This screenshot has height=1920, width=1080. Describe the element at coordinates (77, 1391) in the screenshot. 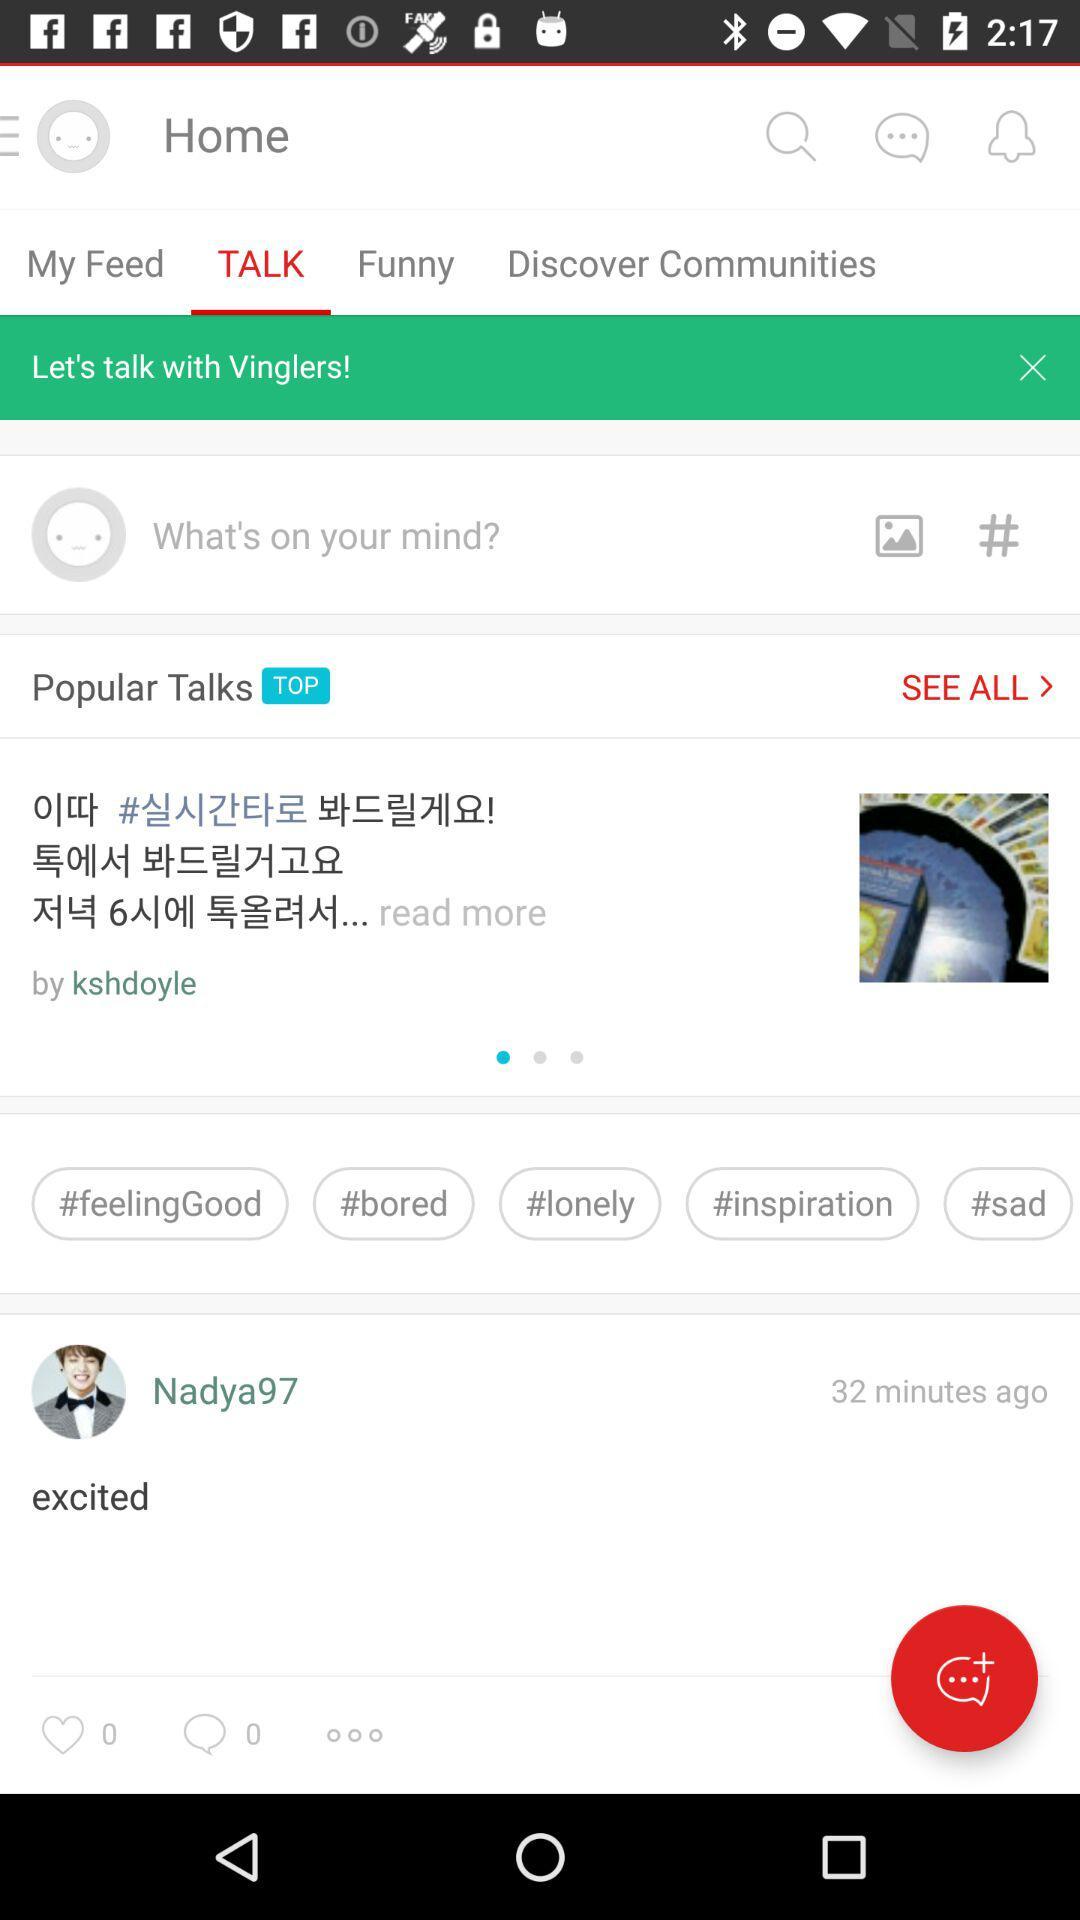

I see `profile picture` at that location.